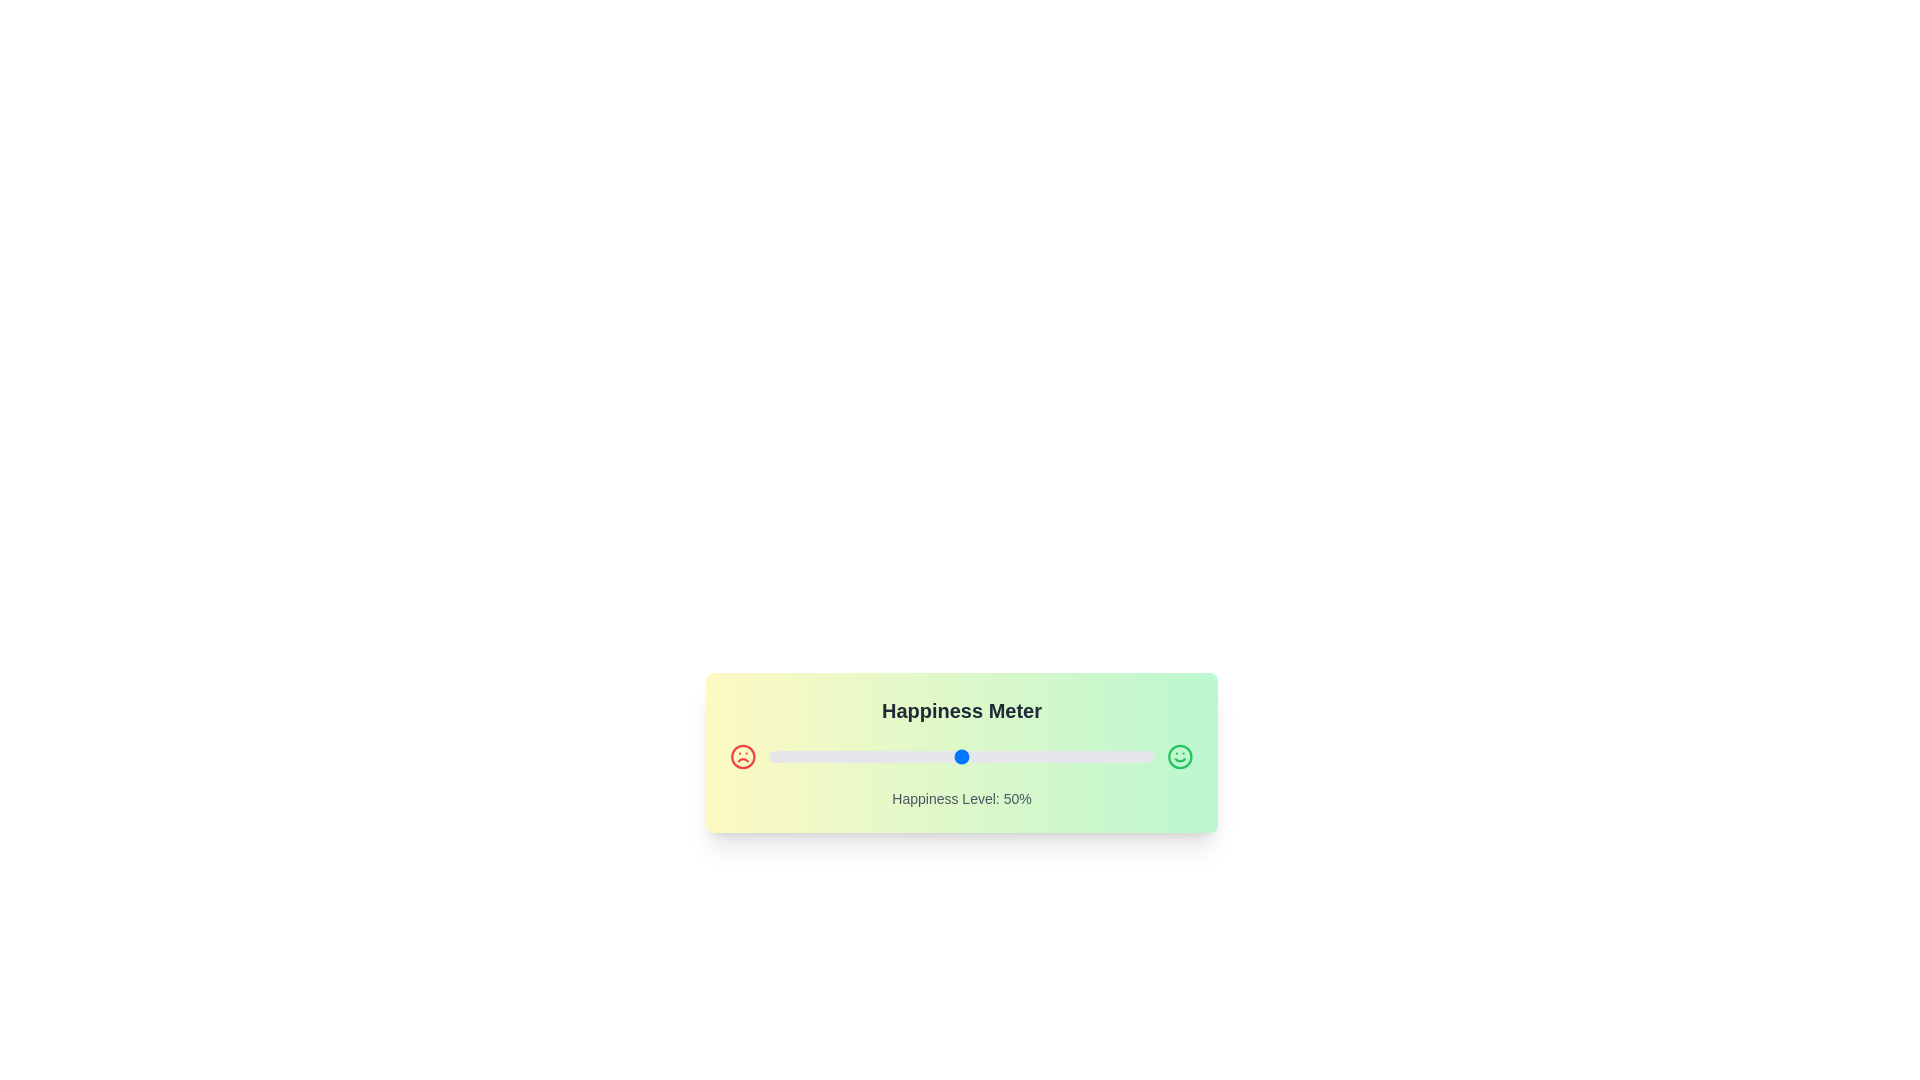  What do you see at coordinates (779, 756) in the screenshot?
I see `the slider to set the happiness level to 3%` at bounding box center [779, 756].